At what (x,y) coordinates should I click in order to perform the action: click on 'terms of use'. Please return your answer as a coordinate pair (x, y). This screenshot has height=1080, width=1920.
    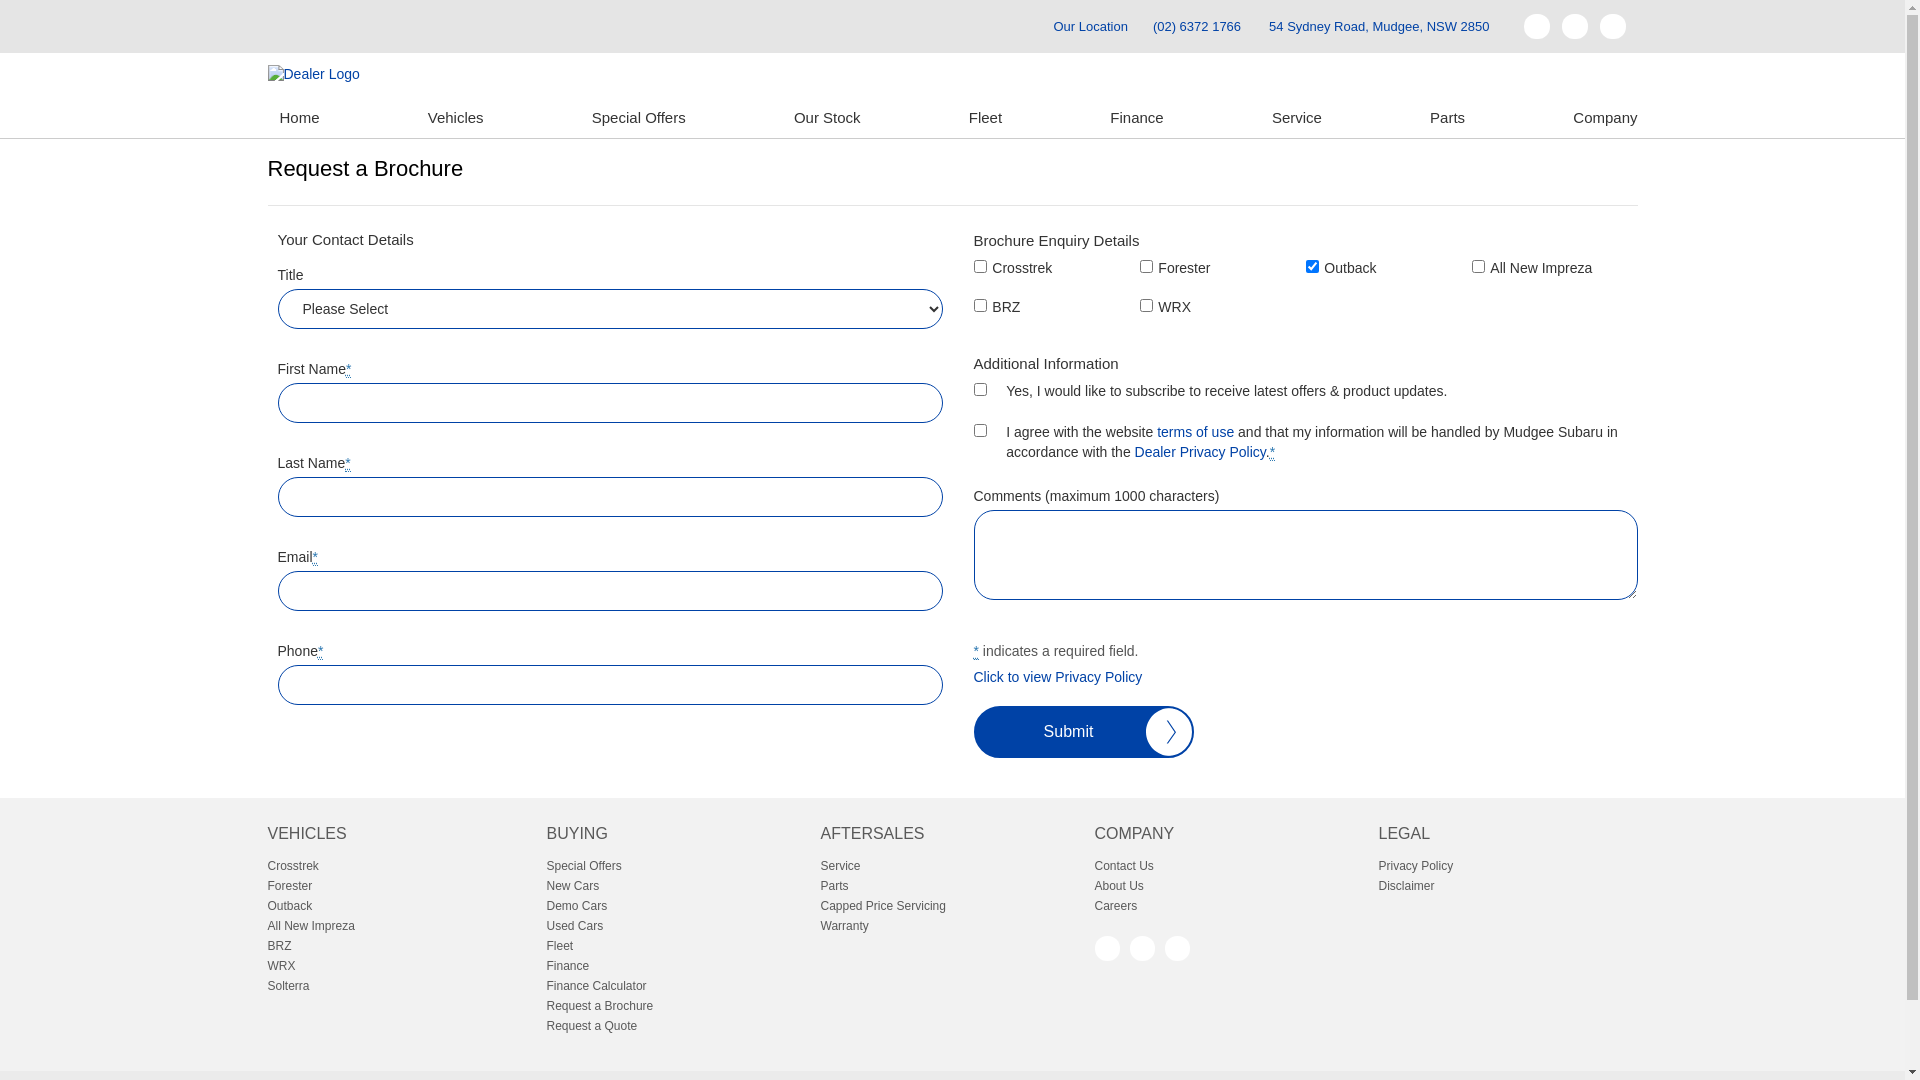
    Looking at the image, I should click on (1156, 431).